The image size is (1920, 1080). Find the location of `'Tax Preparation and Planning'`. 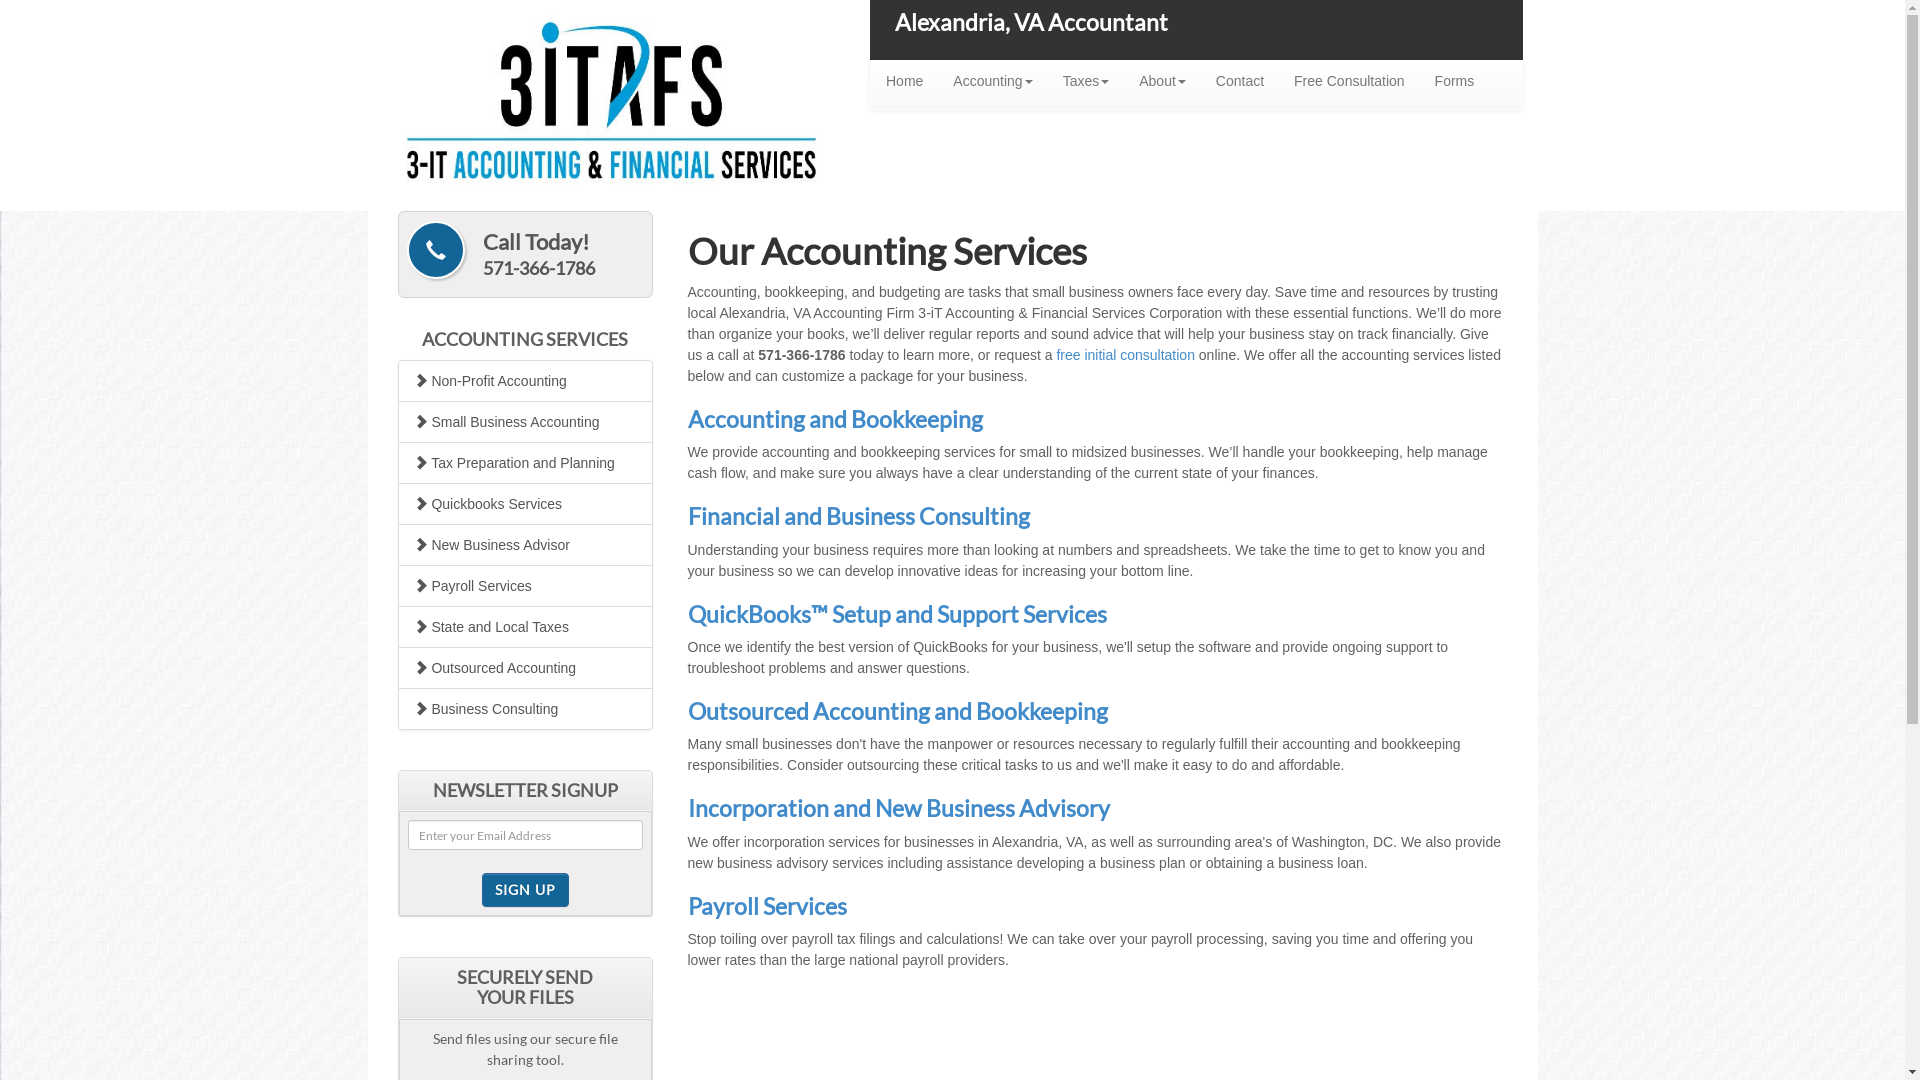

'Tax Preparation and Planning' is located at coordinates (525, 462).